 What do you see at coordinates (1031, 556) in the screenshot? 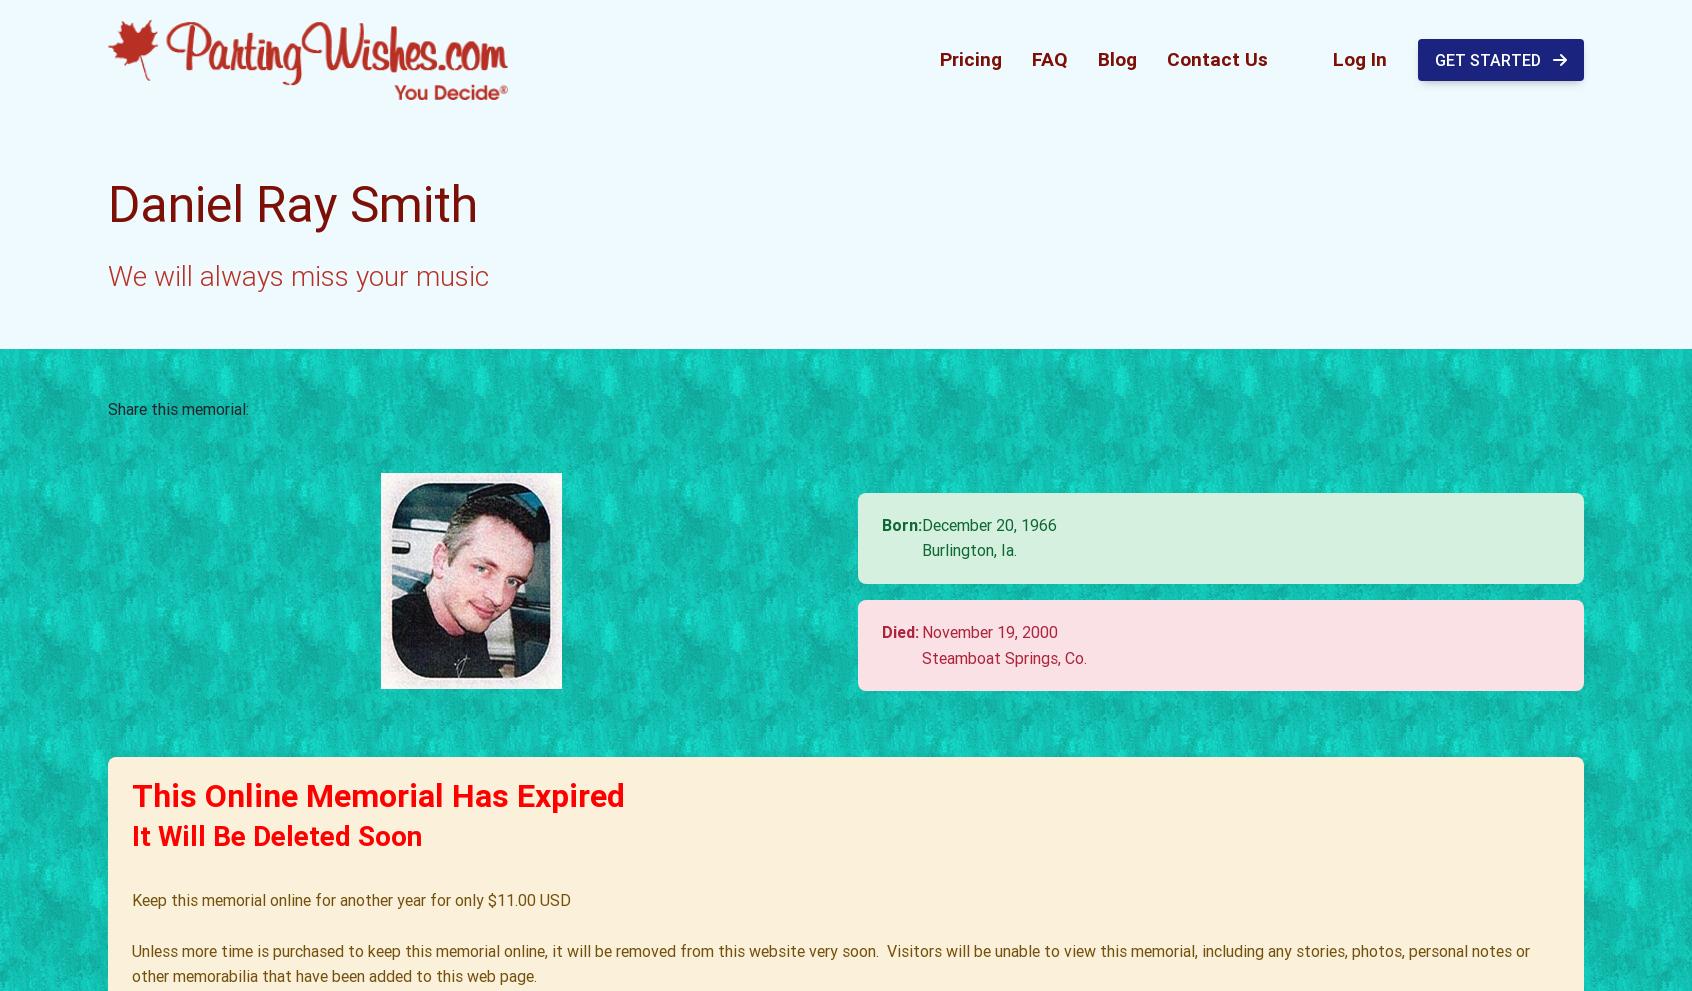
I see `'April'` at bounding box center [1031, 556].